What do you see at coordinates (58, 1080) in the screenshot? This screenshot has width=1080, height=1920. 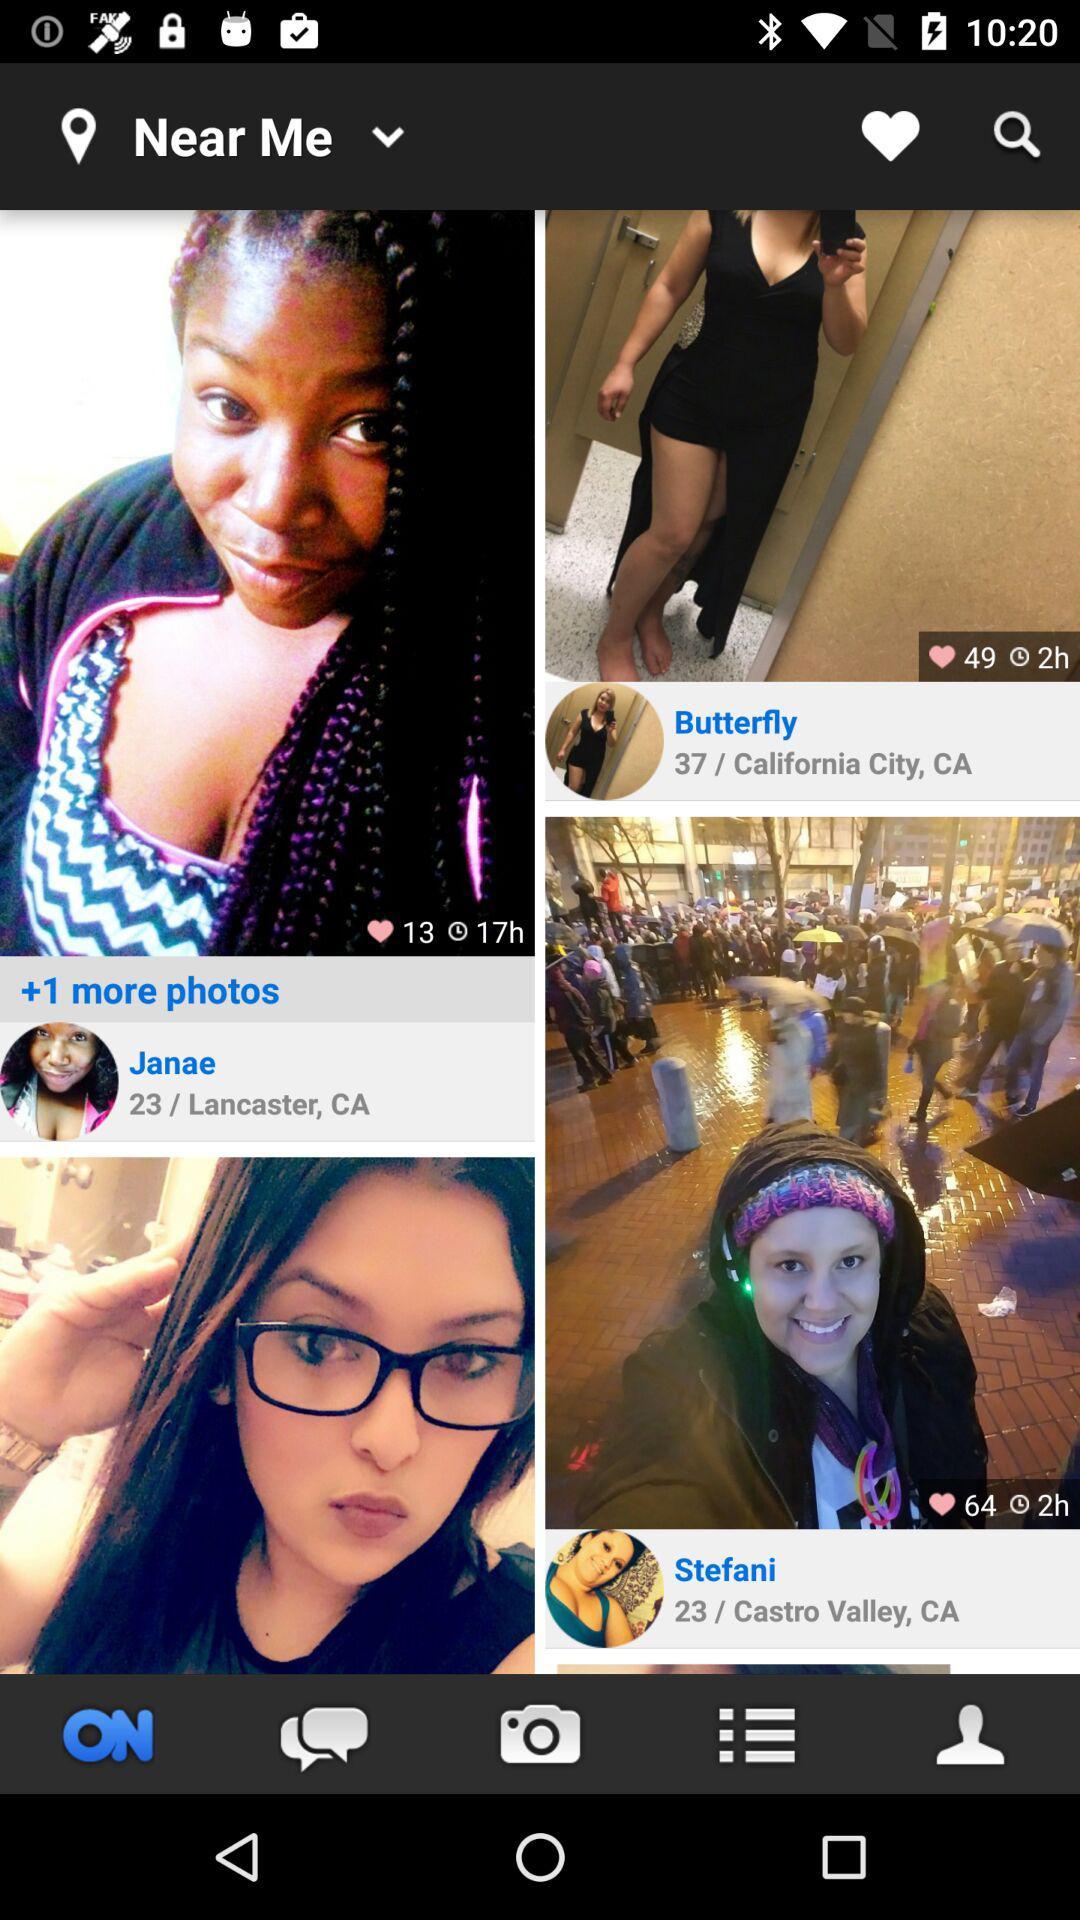 I see `selects a persons page` at bounding box center [58, 1080].